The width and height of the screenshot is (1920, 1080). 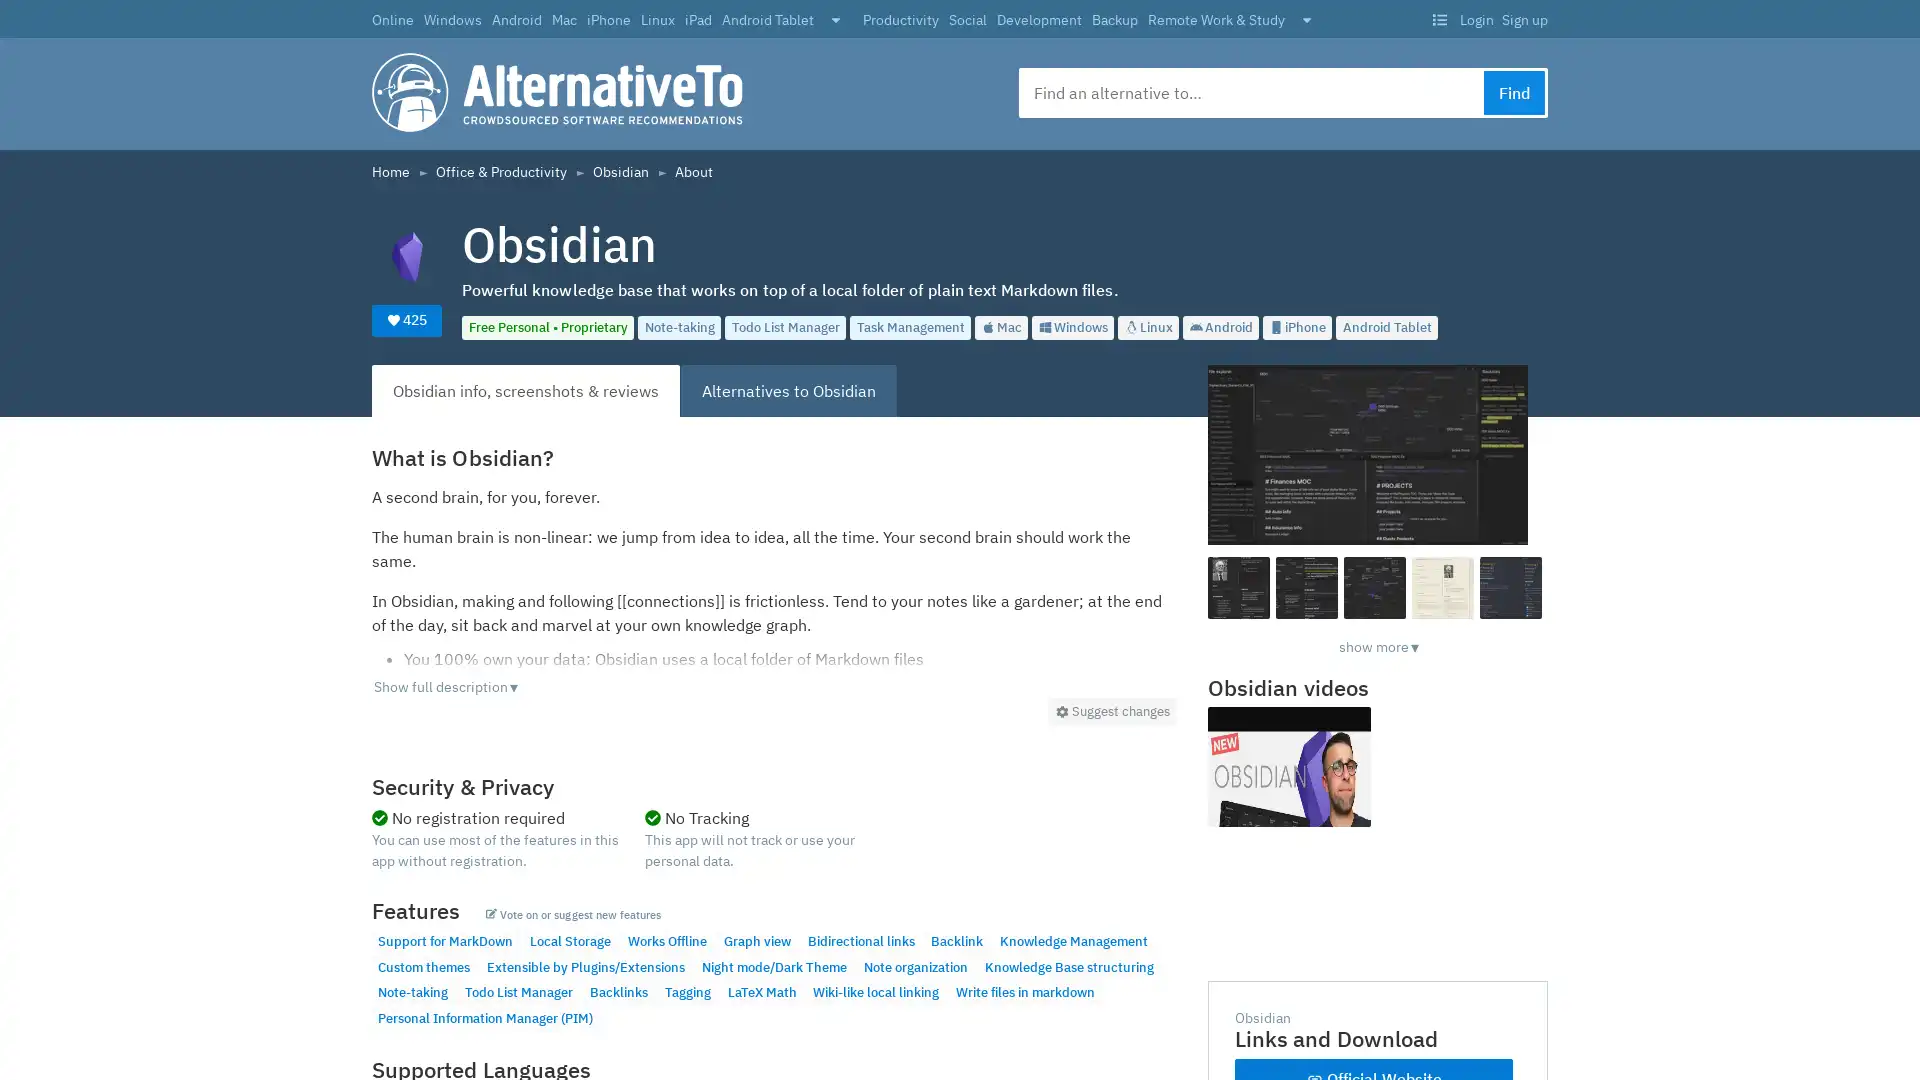 I want to click on Show all platforms, so click(x=835, y=21).